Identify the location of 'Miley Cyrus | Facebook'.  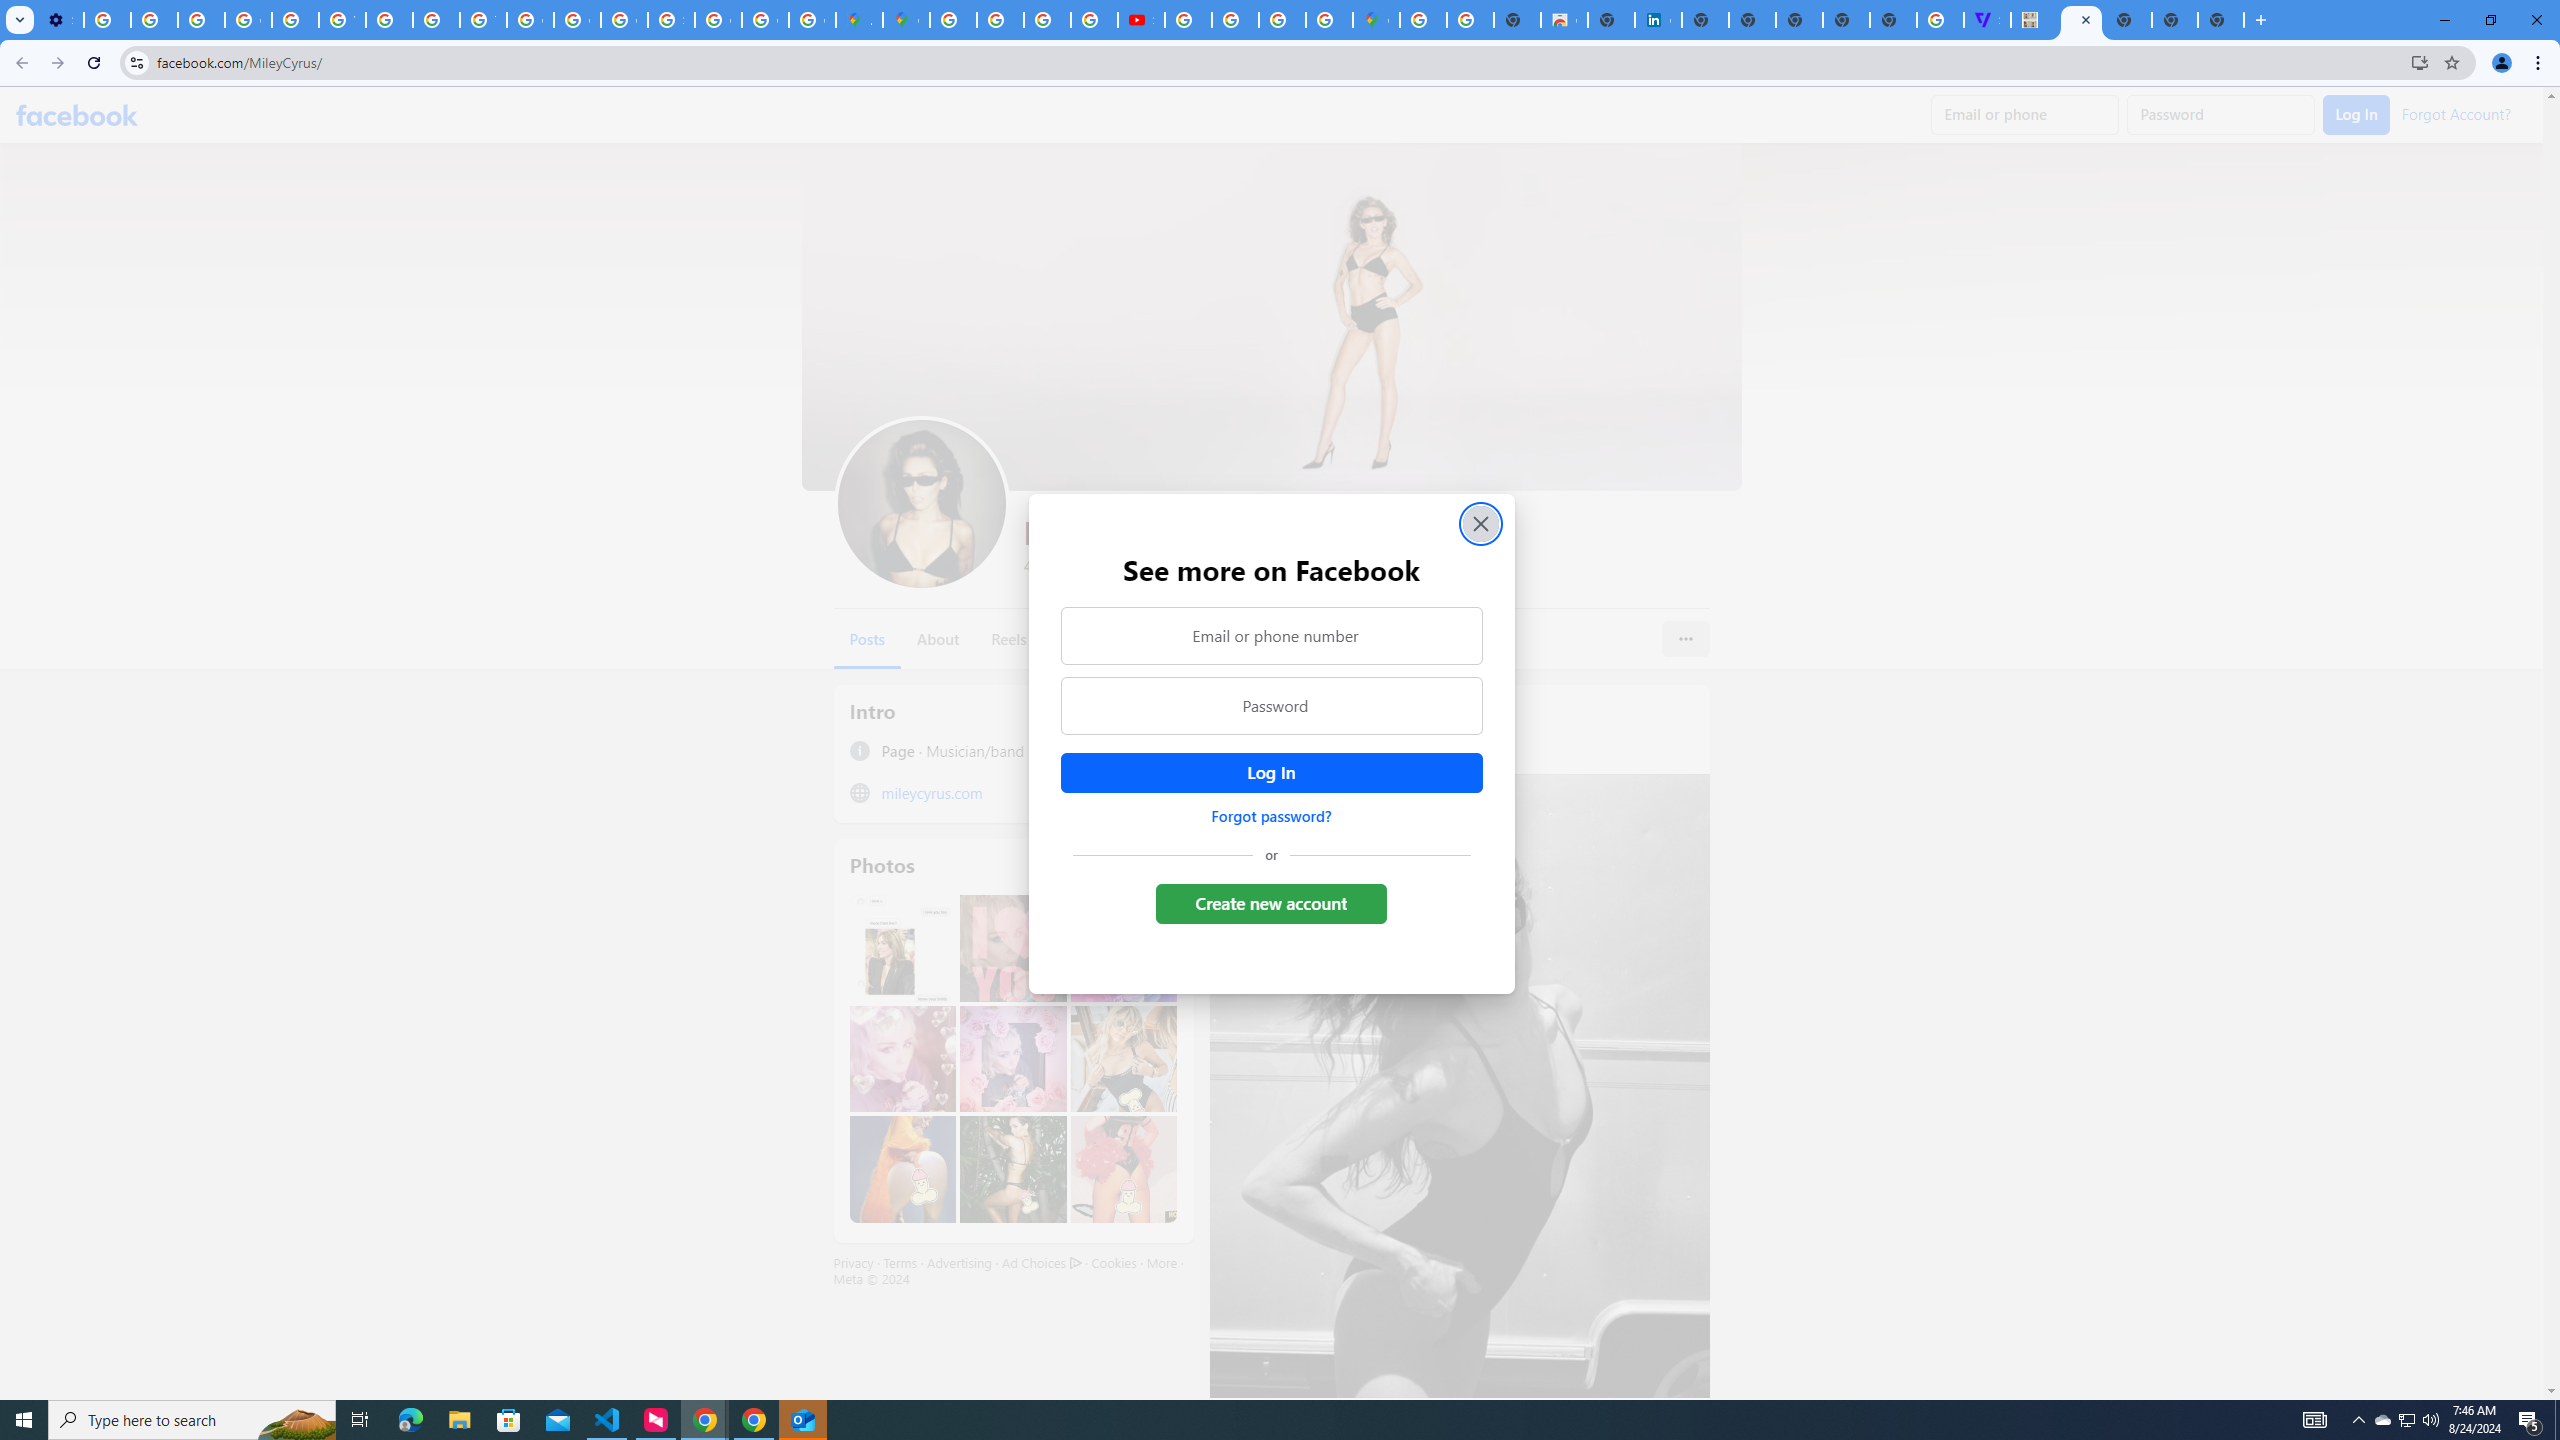
(2080, 19).